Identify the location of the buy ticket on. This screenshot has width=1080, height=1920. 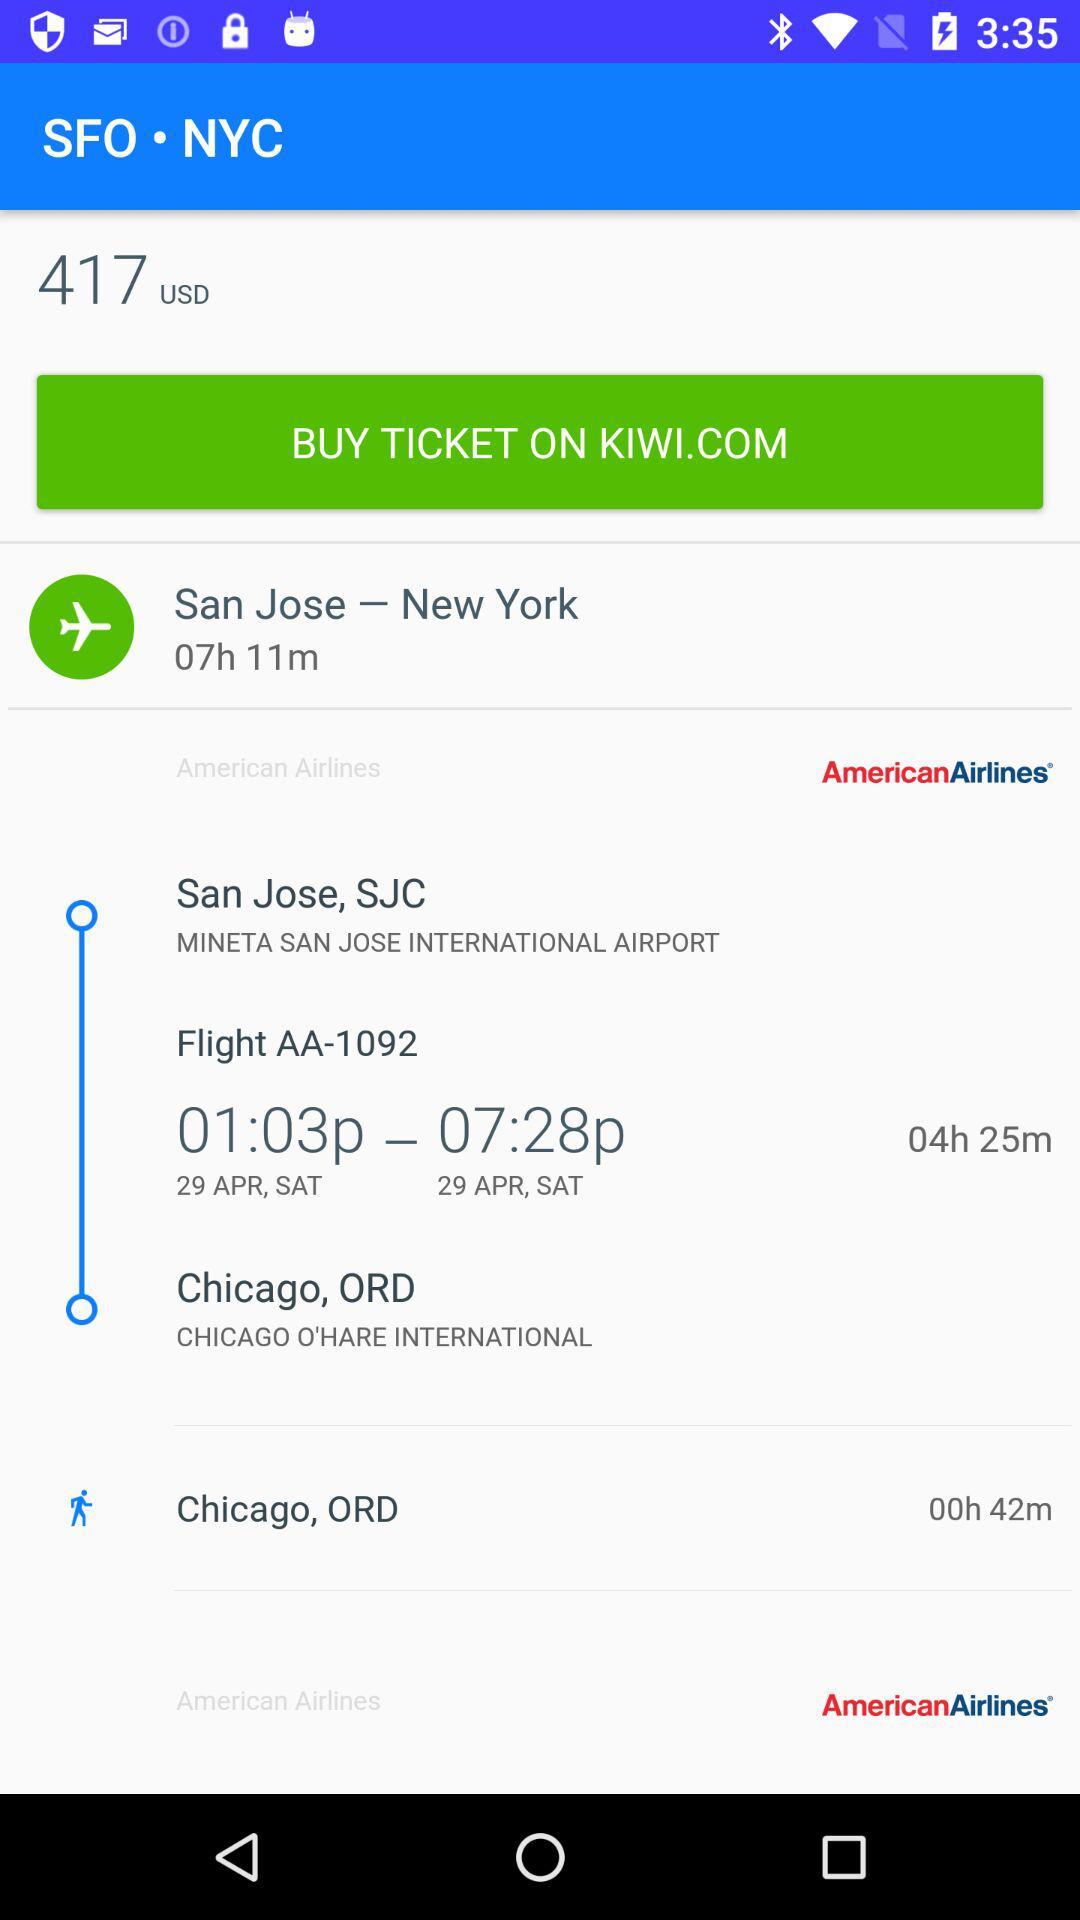
(540, 441).